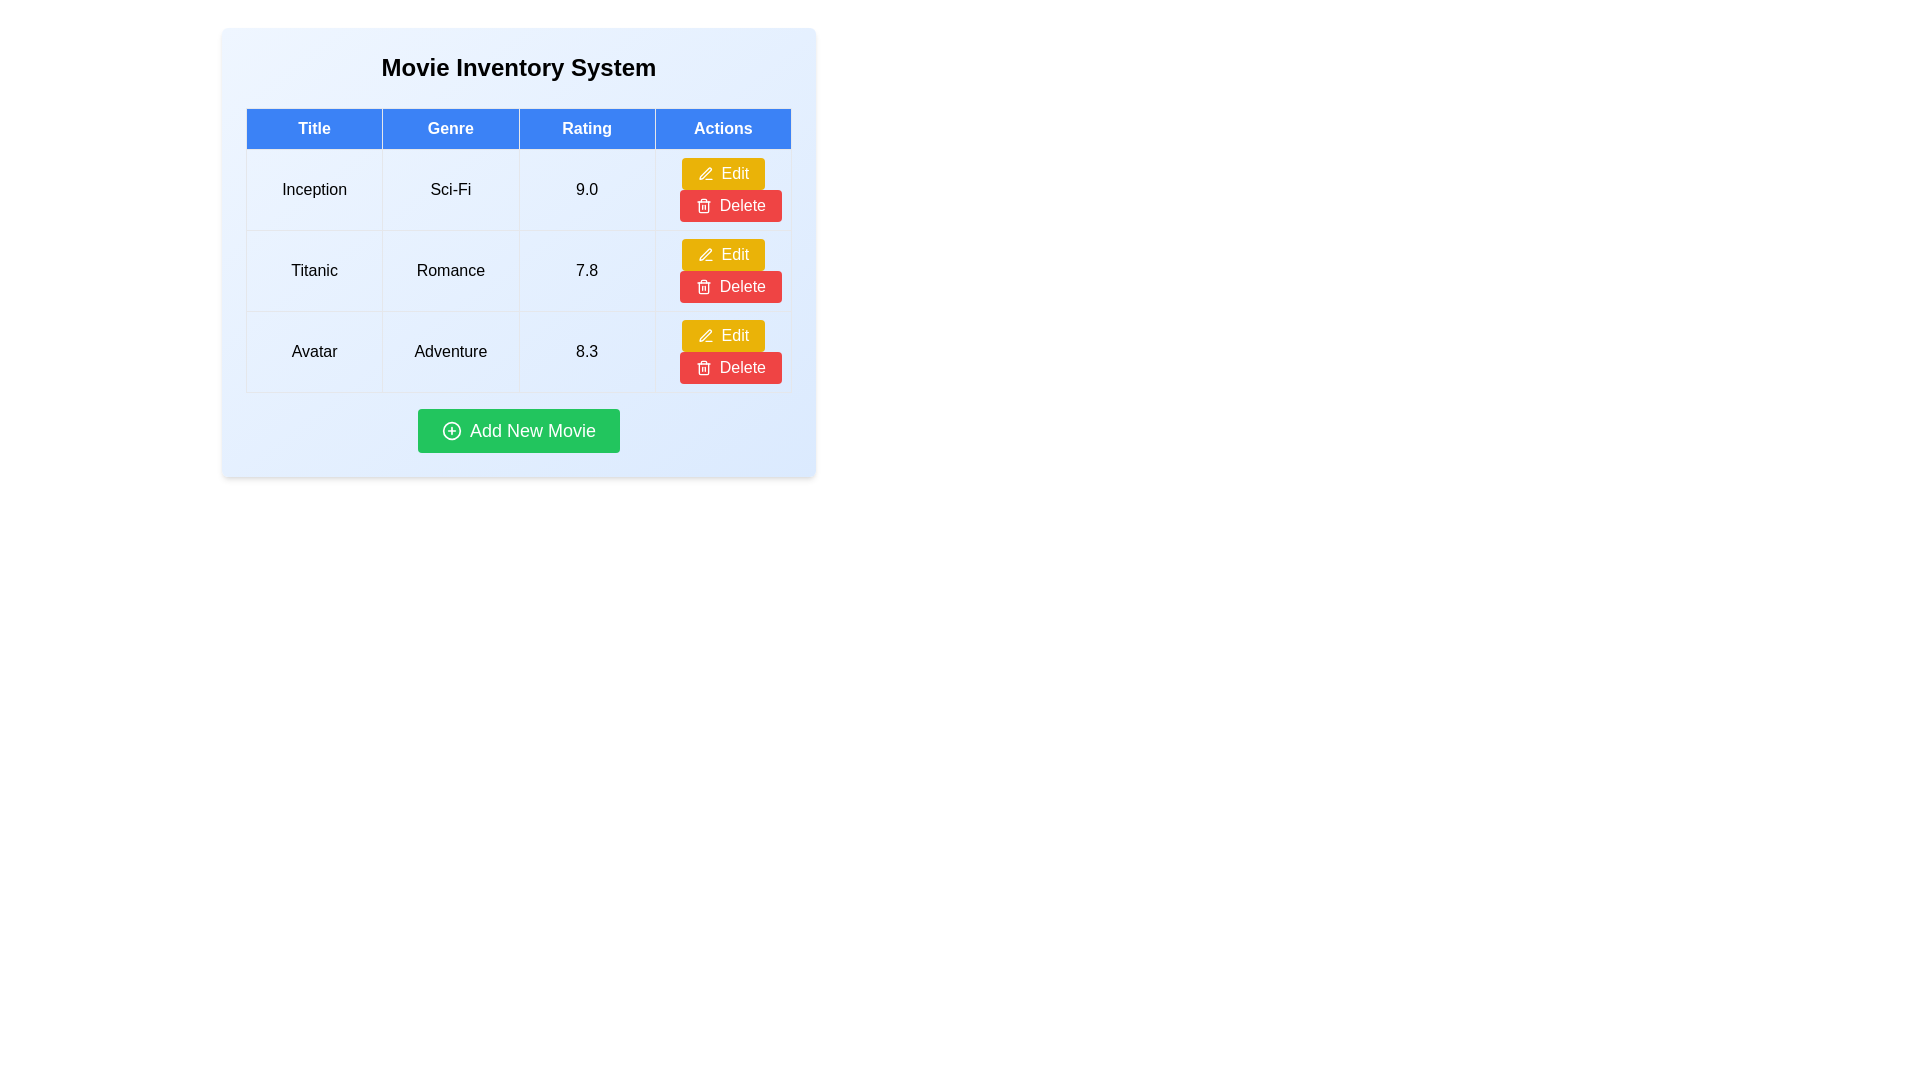  What do you see at coordinates (586, 270) in the screenshot?
I see `the Static text displaying the rating of the movie 'Titanic' located in the 'Rating' column` at bounding box center [586, 270].